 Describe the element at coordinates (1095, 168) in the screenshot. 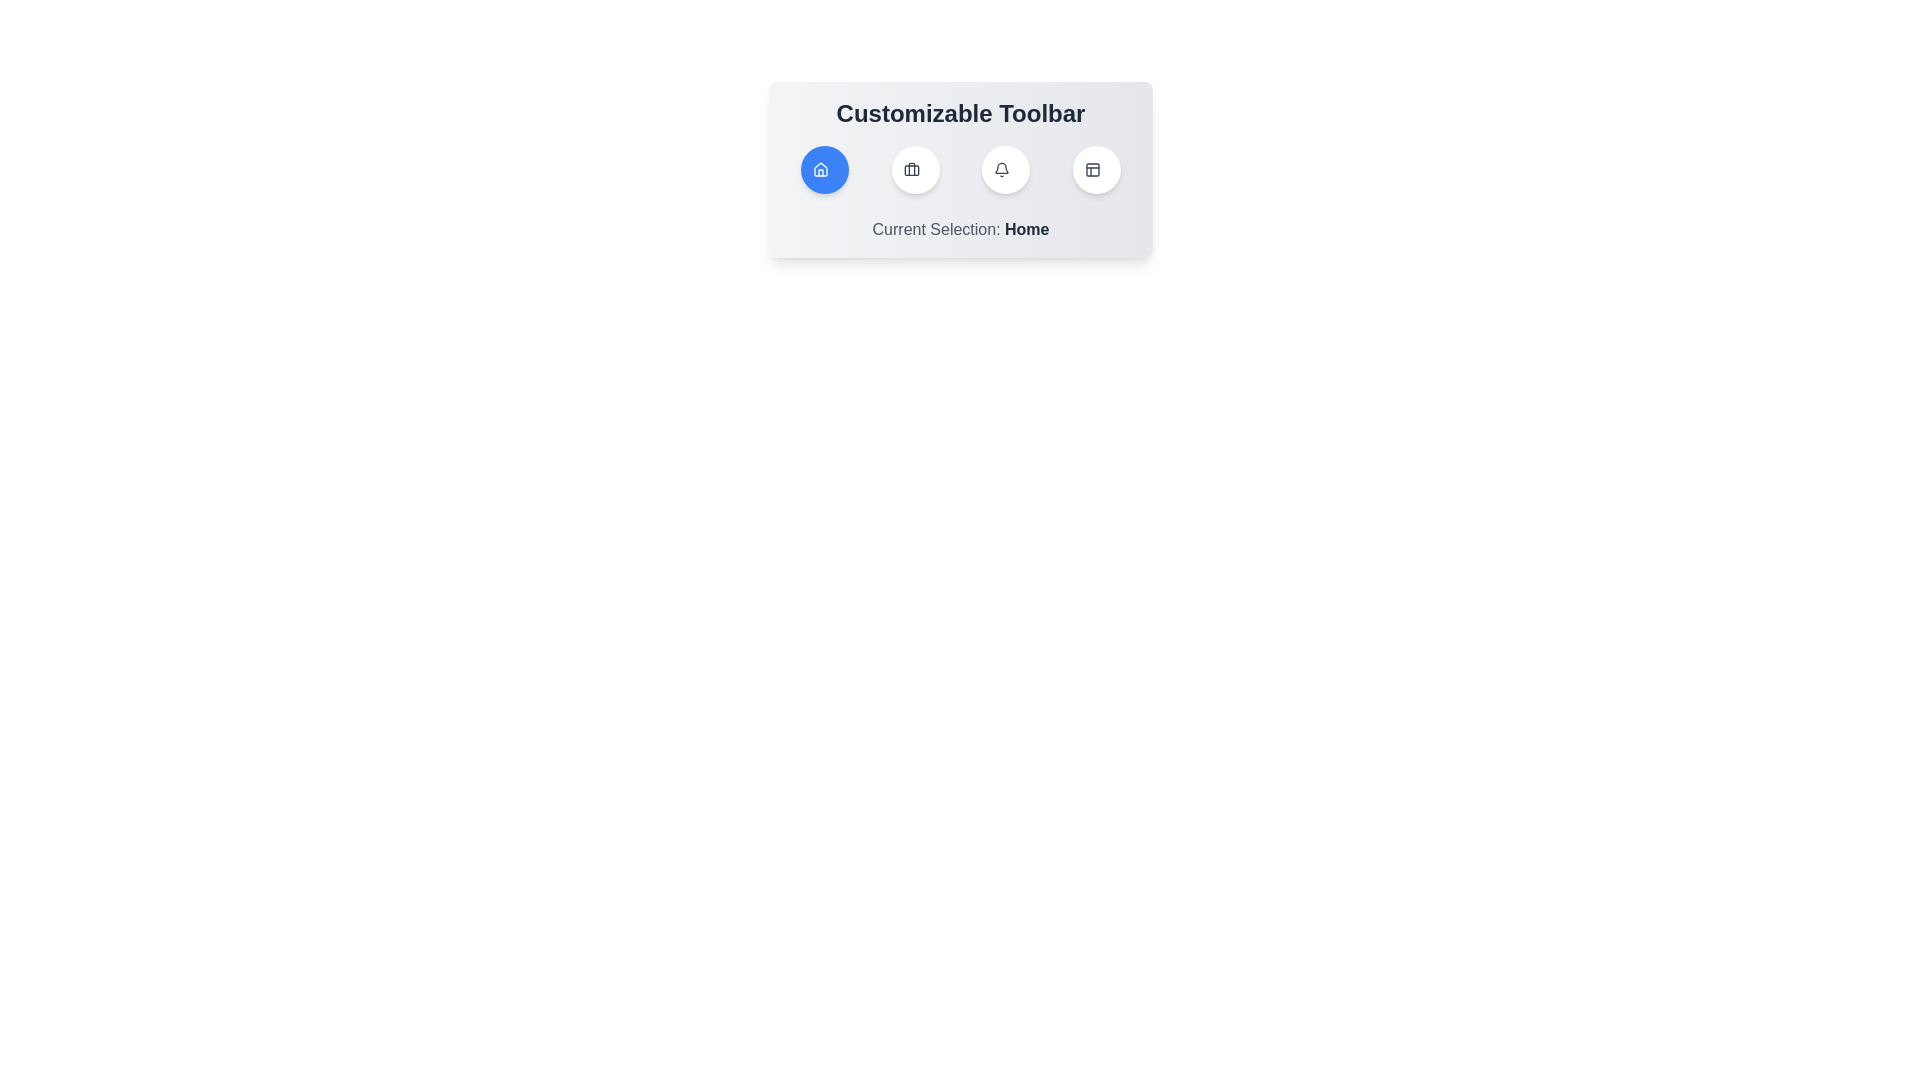

I see `the fifth circular icon with a white background and gray border in the customizable toolbar` at that location.